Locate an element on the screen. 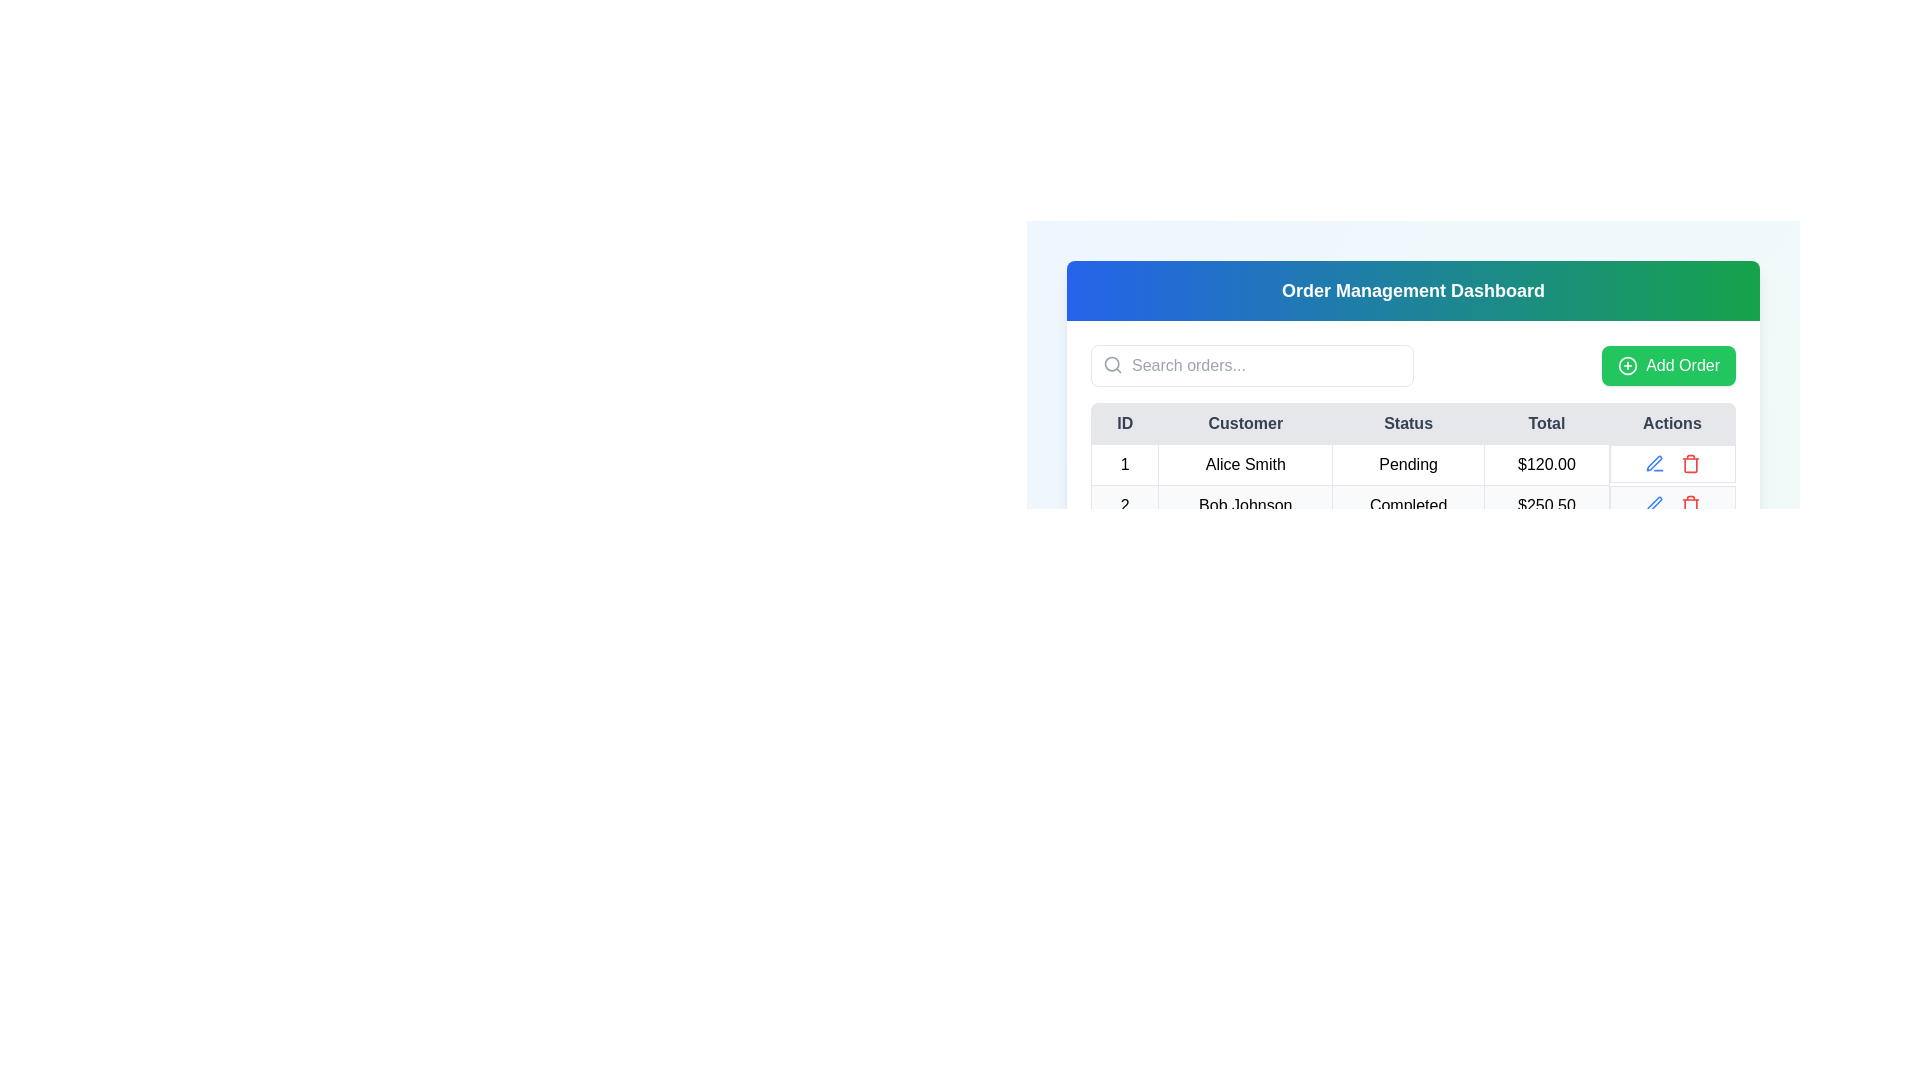 The height and width of the screenshot is (1080, 1920). the Label/Static Text element displaying 'Bob Johnson' in black text, located in the second row under the 'Customer' column of the table is located at coordinates (1244, 504).